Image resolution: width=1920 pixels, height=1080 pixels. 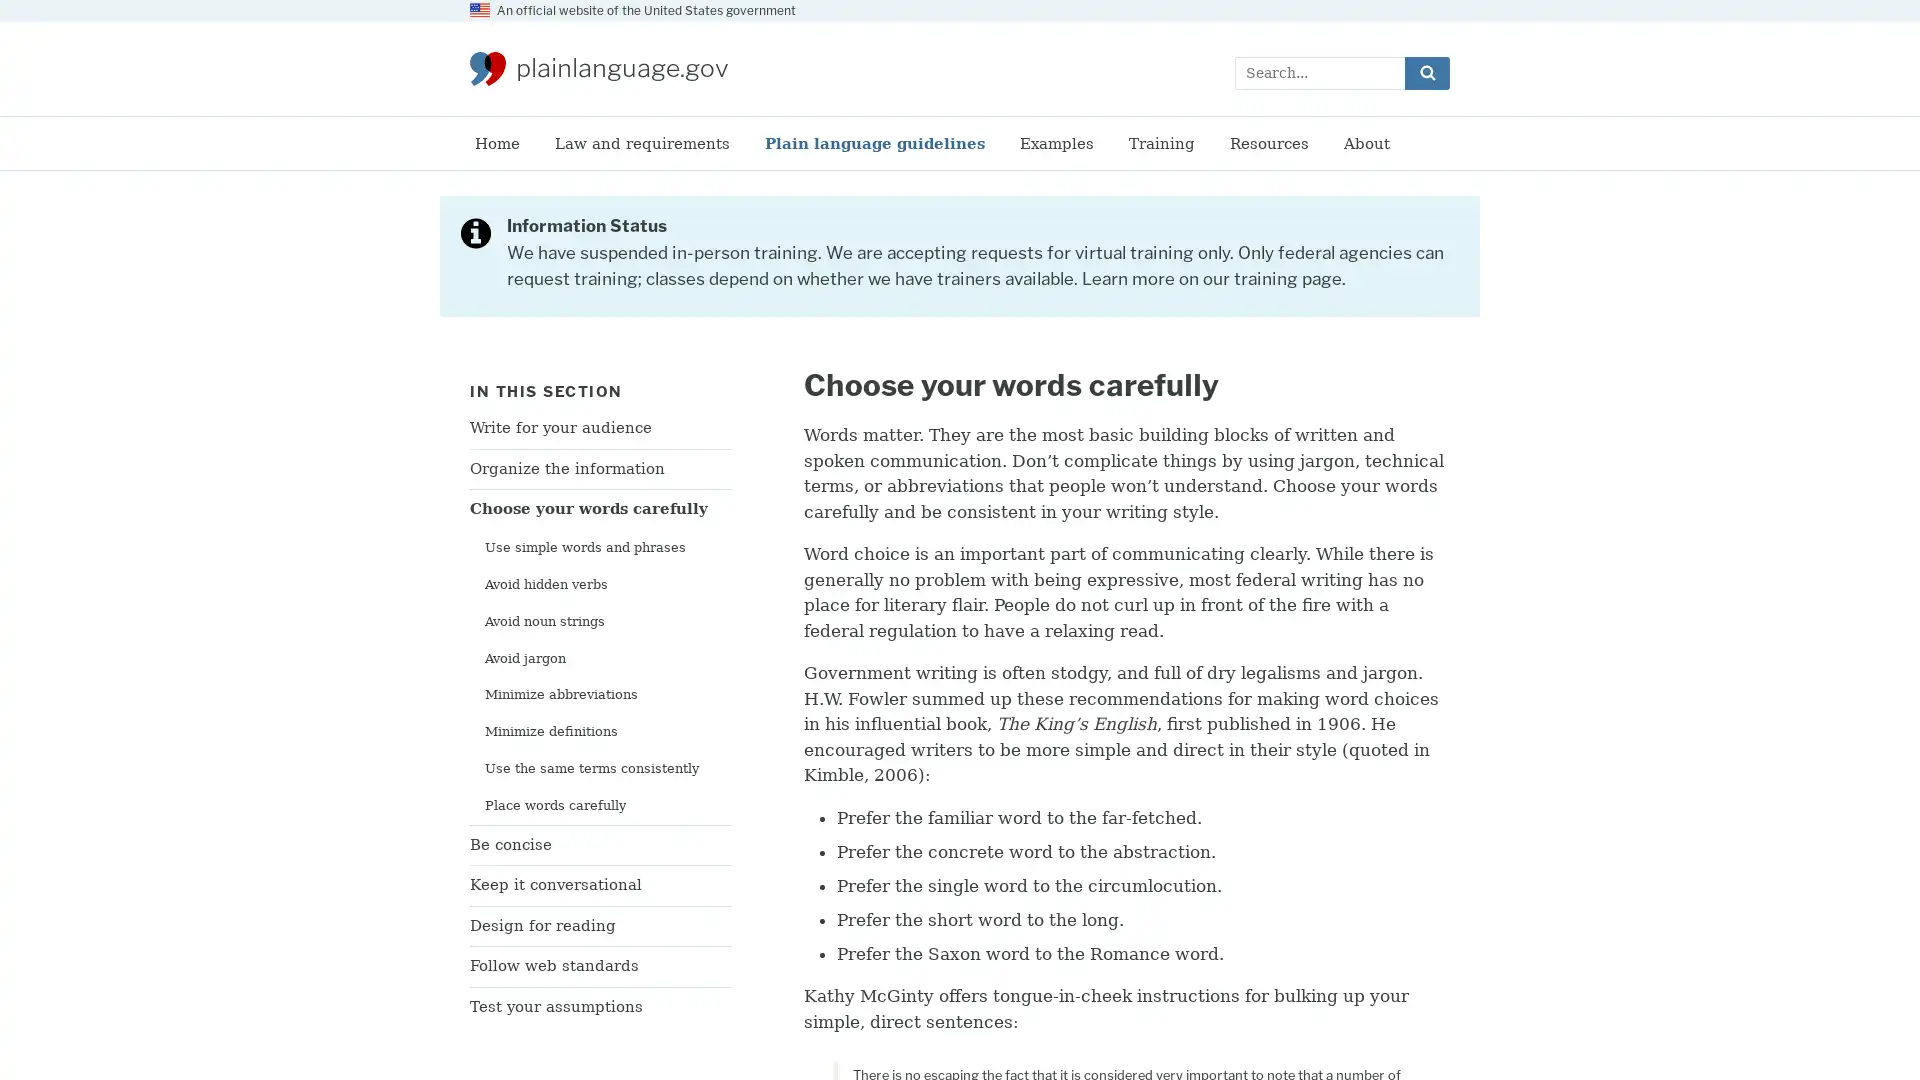 I want to click on Search, so click(x=1426, y=71).